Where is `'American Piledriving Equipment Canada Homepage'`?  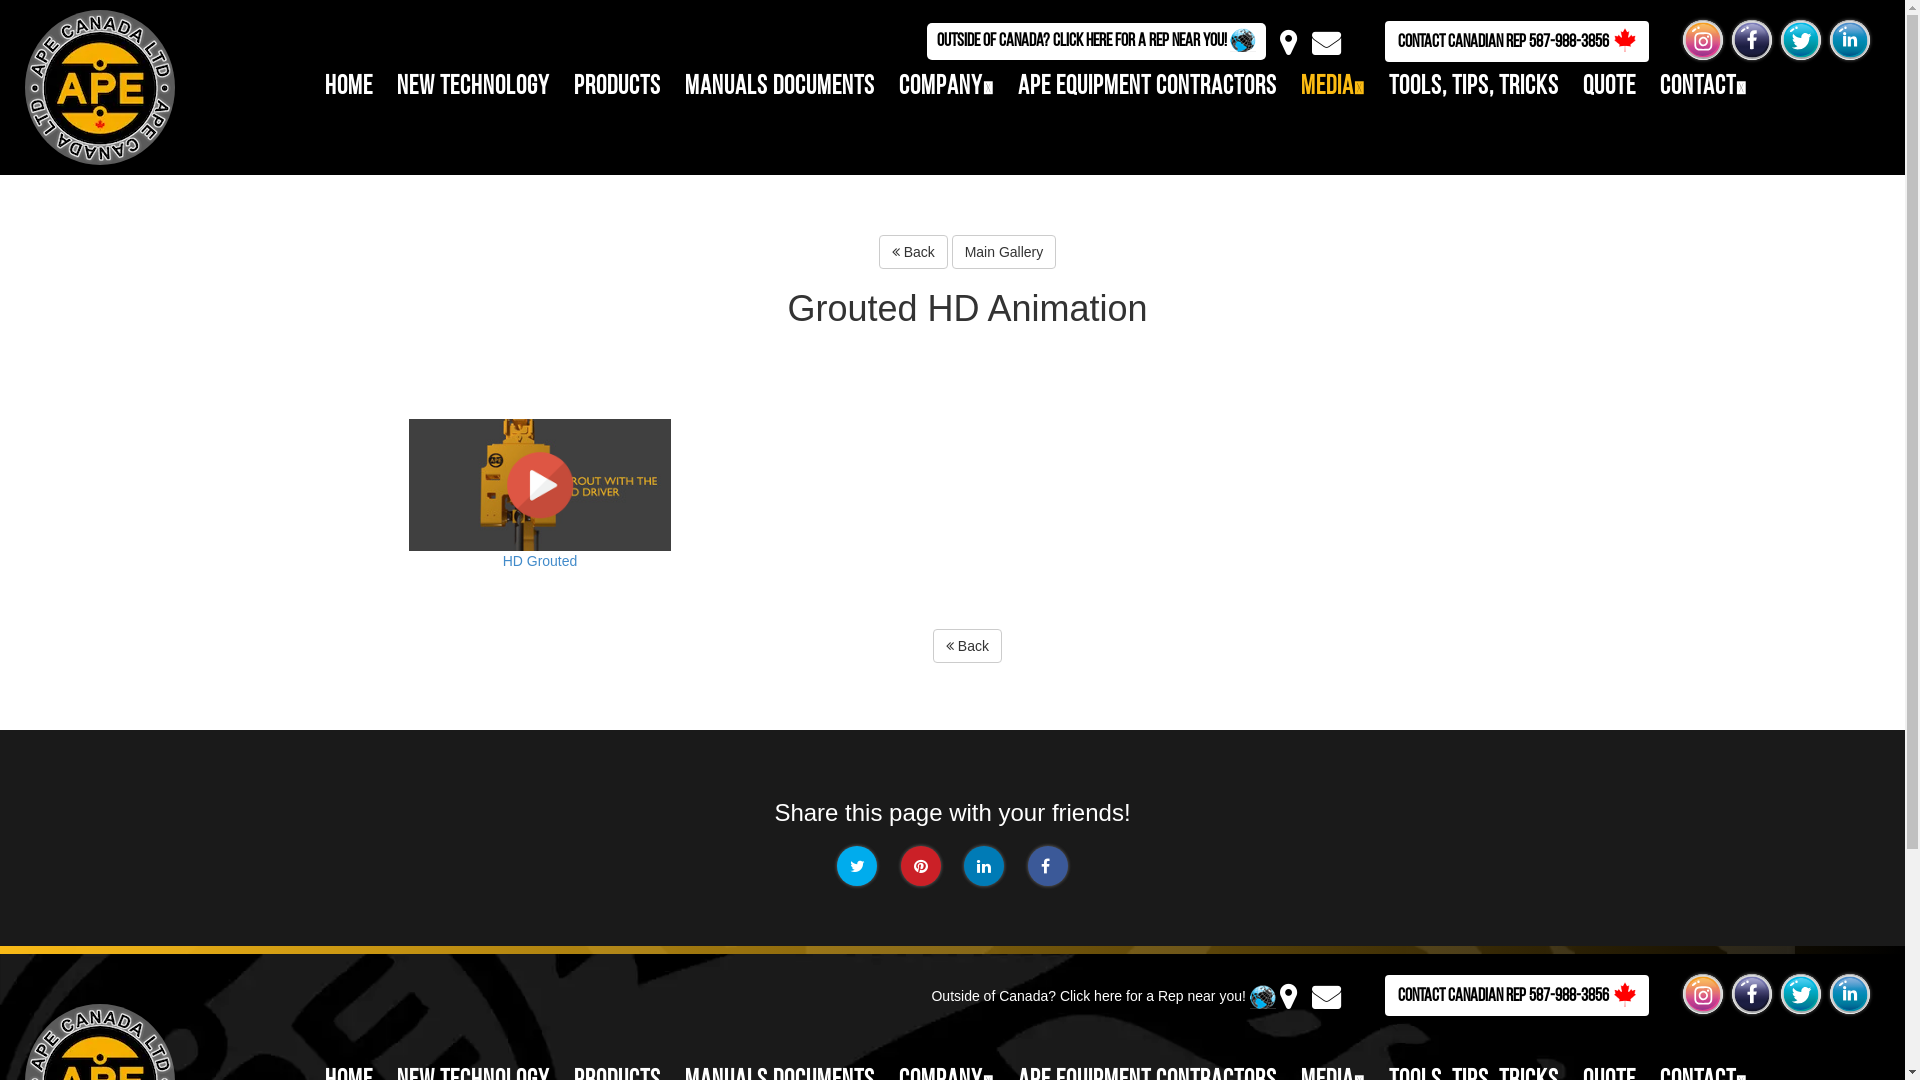 'American Piledriving Equipment Canada Homepage' is located at coordinates (88, 84).